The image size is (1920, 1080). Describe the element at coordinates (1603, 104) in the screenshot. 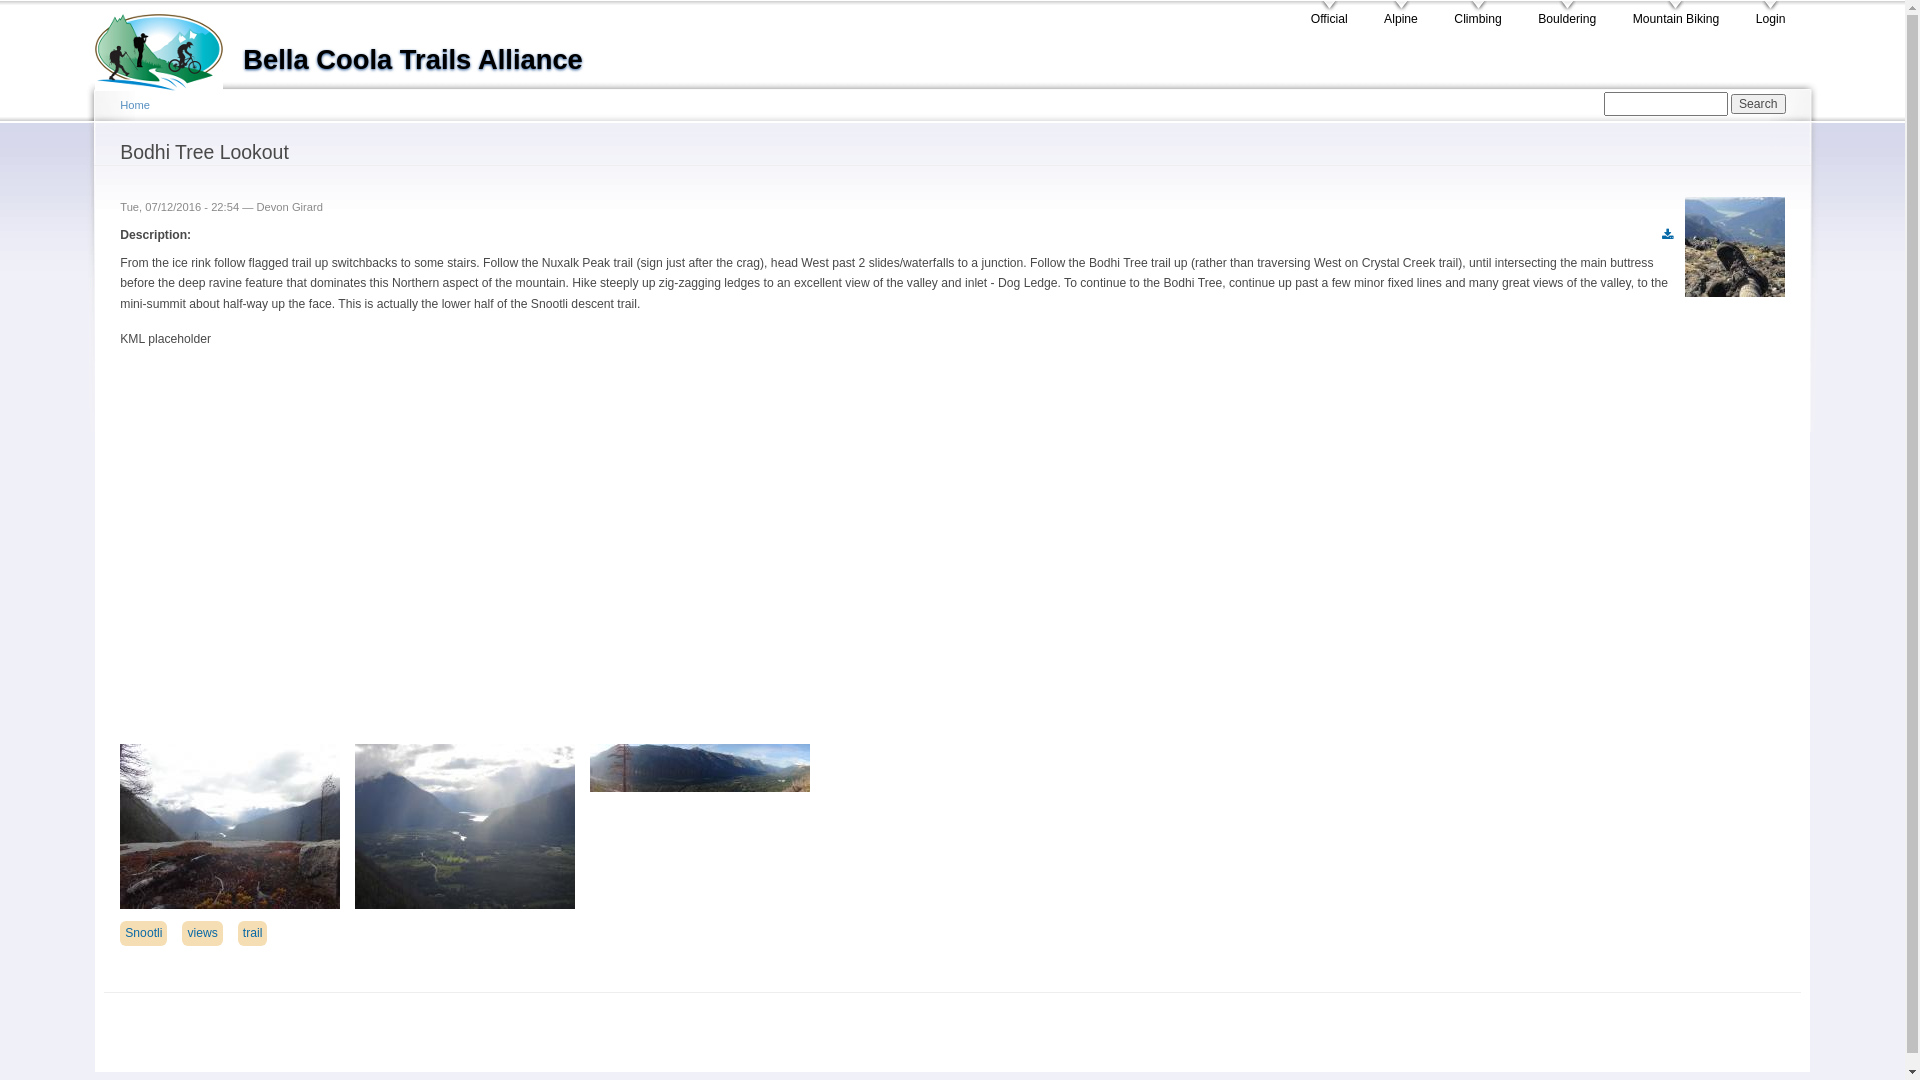

I see `'Enter the terms you wish to search for.'` at that location.